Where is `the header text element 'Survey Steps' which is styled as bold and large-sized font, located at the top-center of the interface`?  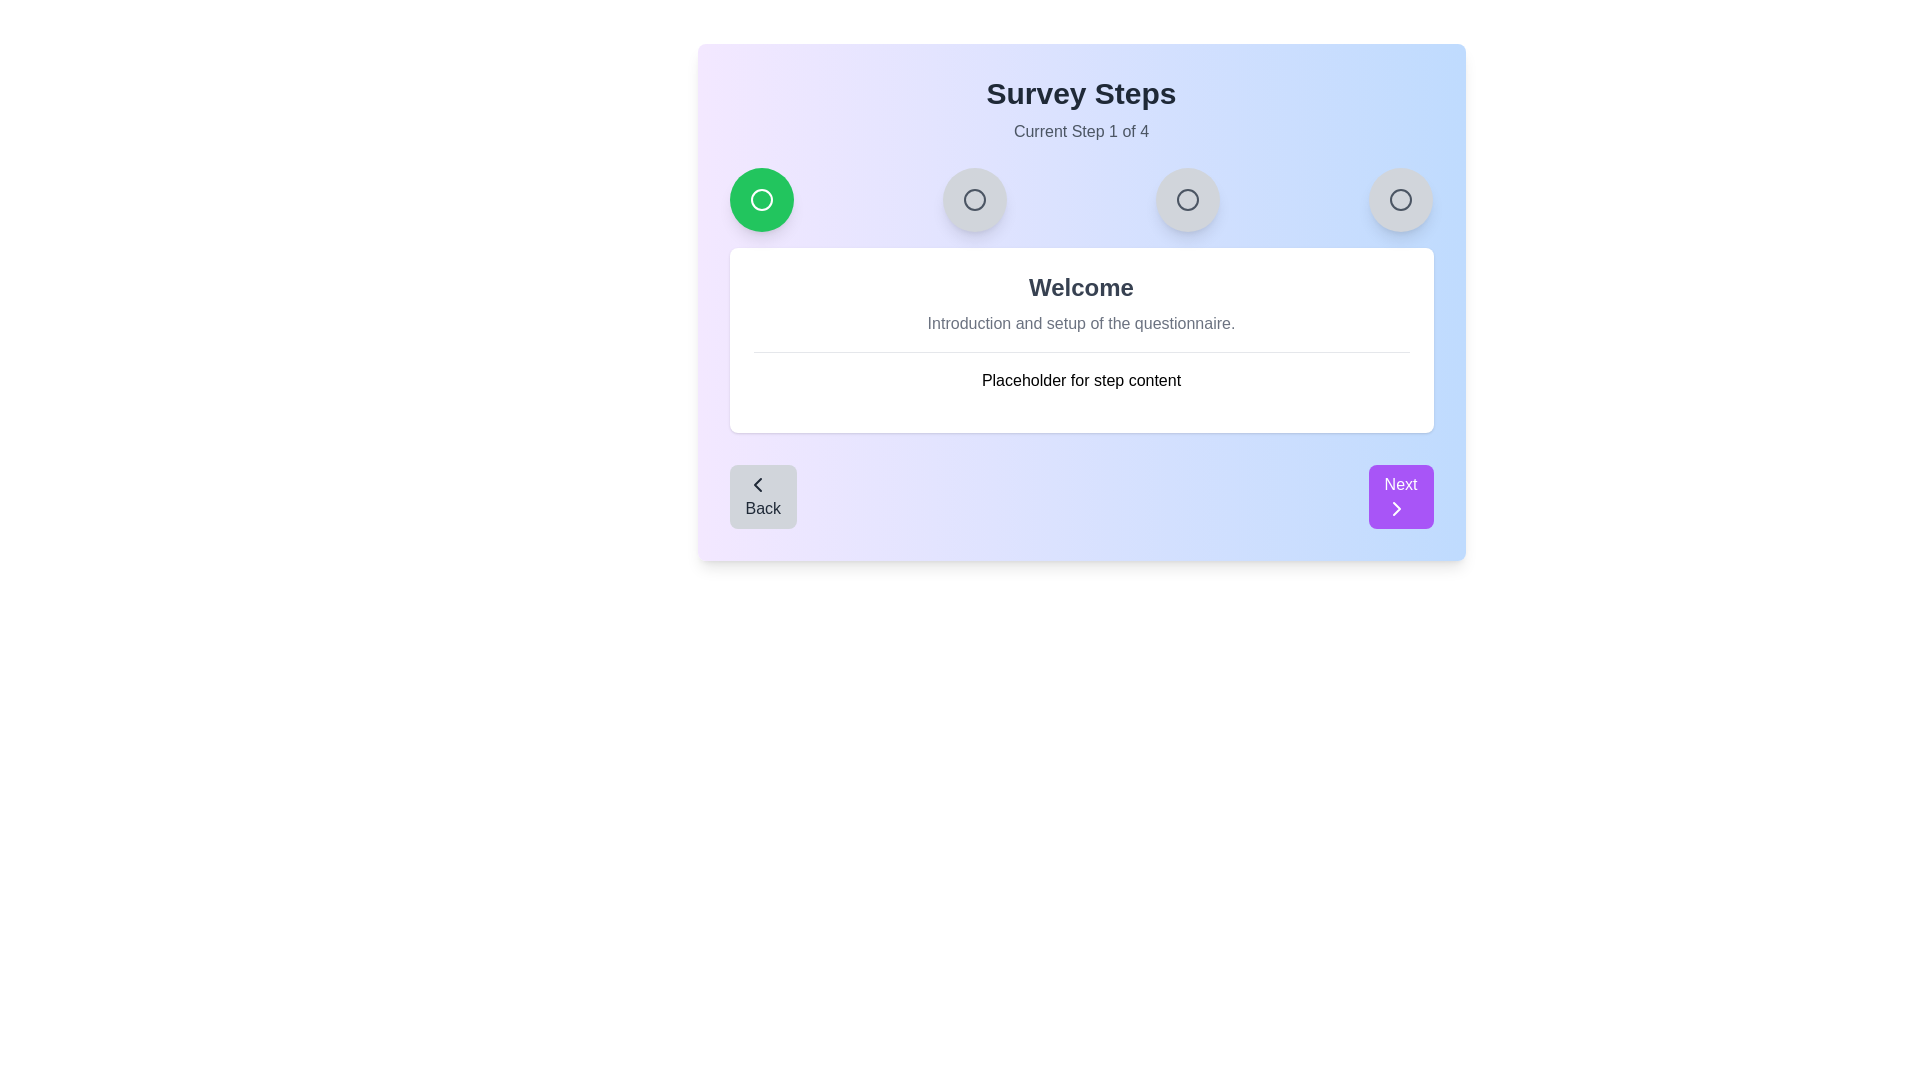
the header text element 'Survey Steps' which is styled as bold and large-sized font, located at the top-center of the interface is located at coordinates (1080, 93).